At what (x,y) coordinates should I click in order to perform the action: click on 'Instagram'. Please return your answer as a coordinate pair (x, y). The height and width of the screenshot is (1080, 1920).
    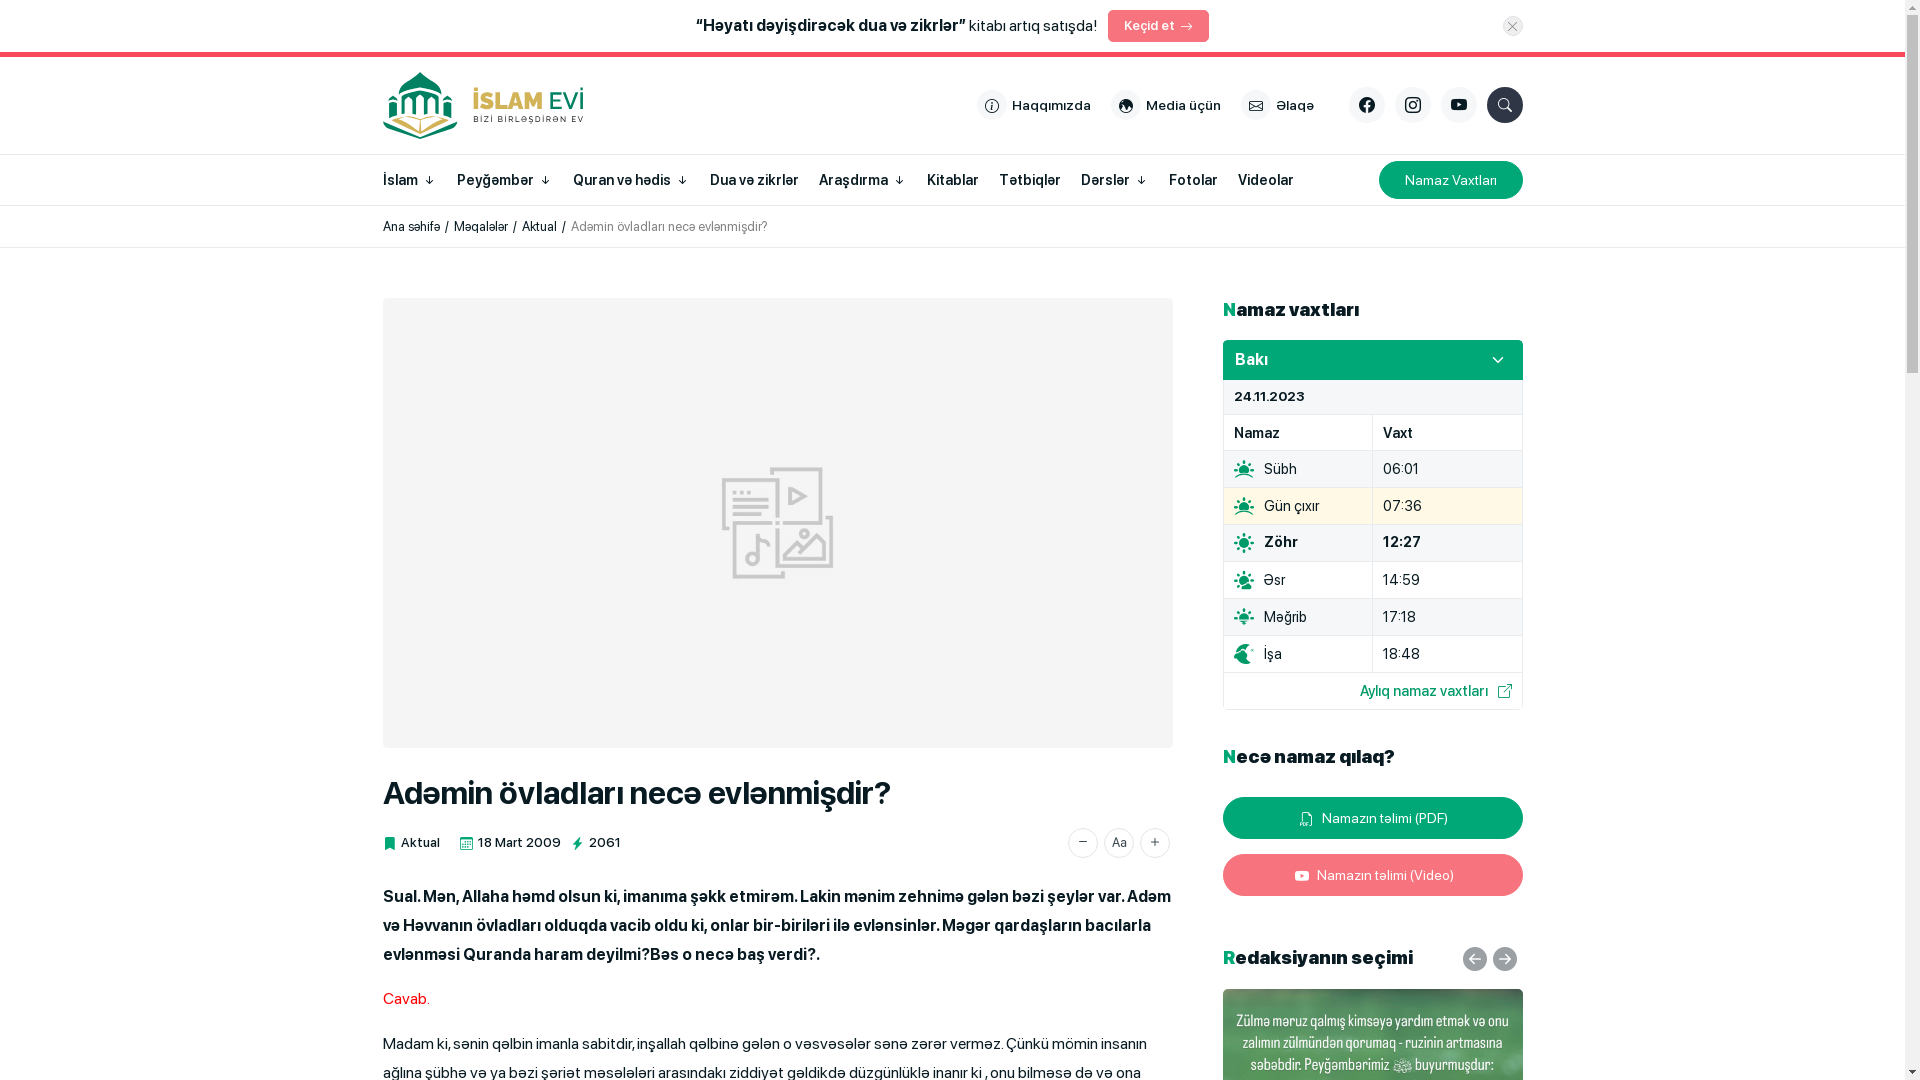
    Looking at the image, I should click on (1410, 104).